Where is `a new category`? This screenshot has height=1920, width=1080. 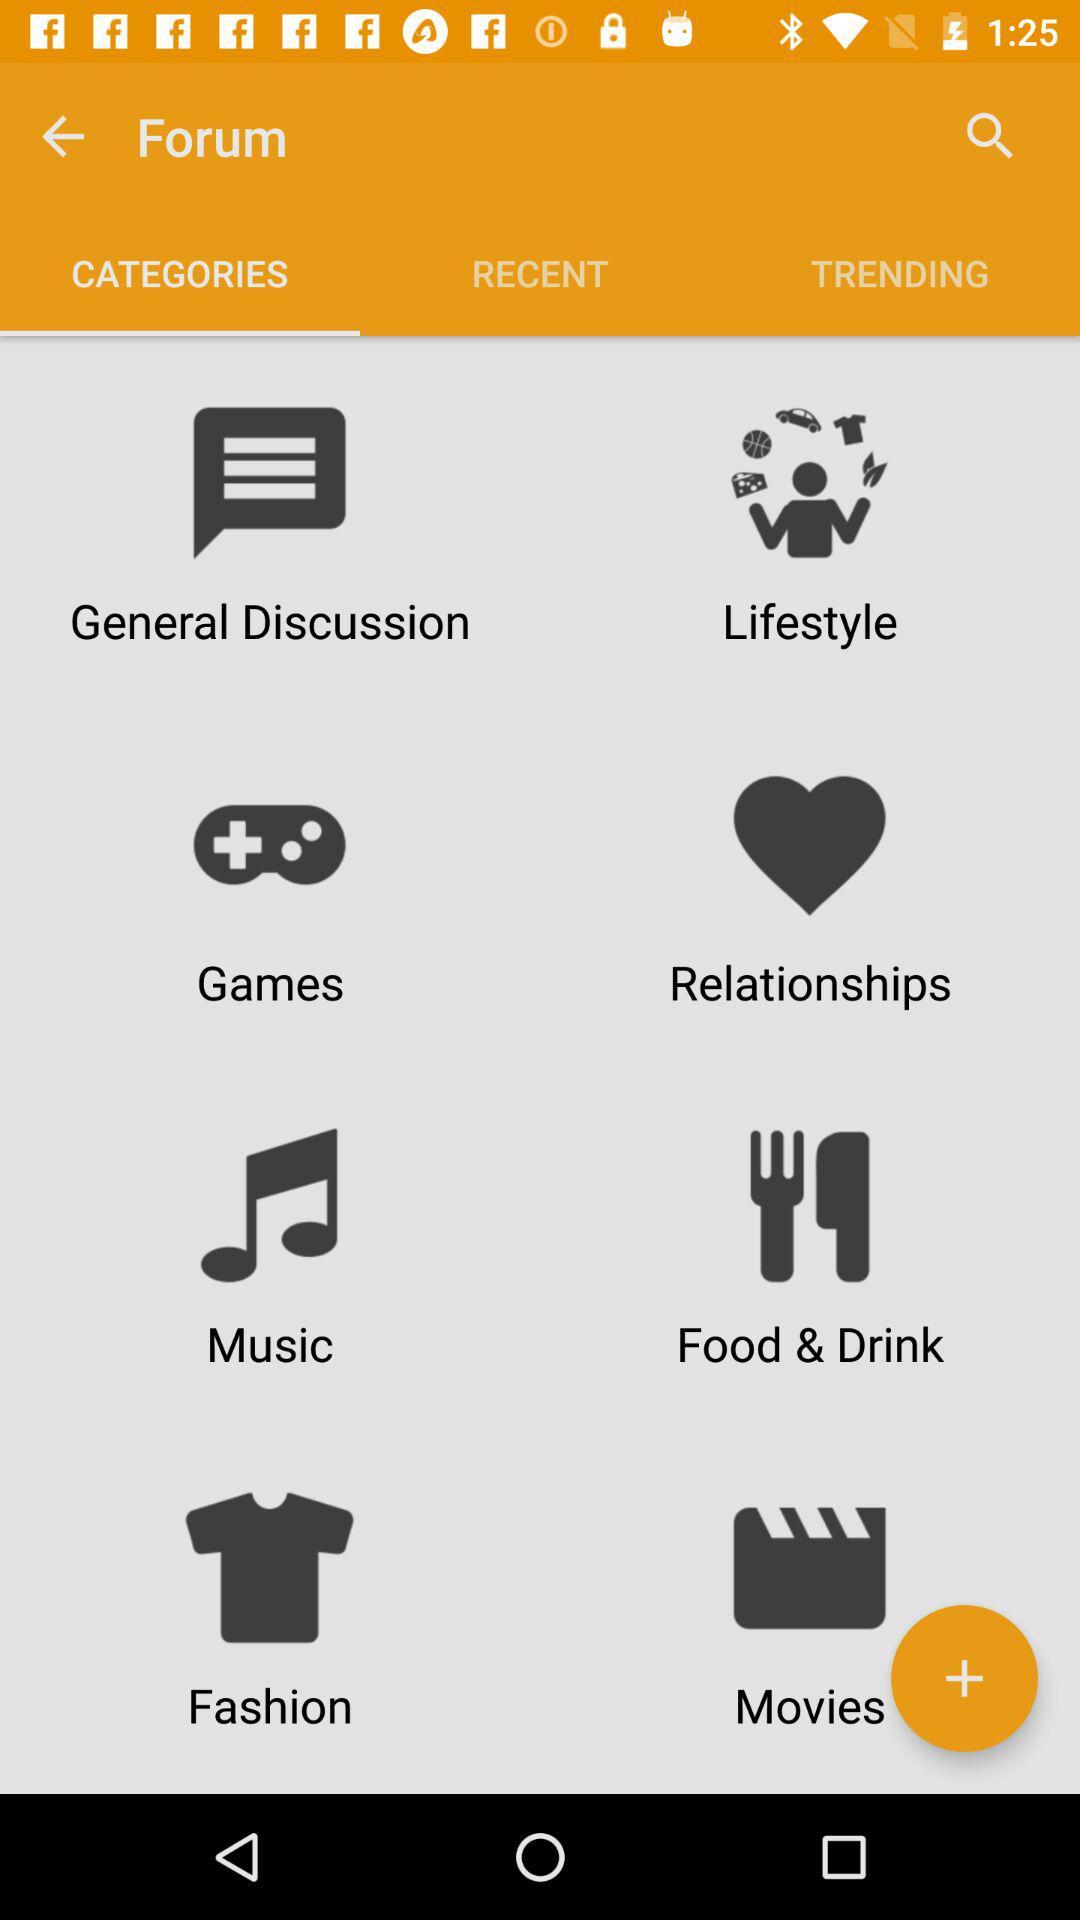 a new category is located at coordinates (963, 1678).